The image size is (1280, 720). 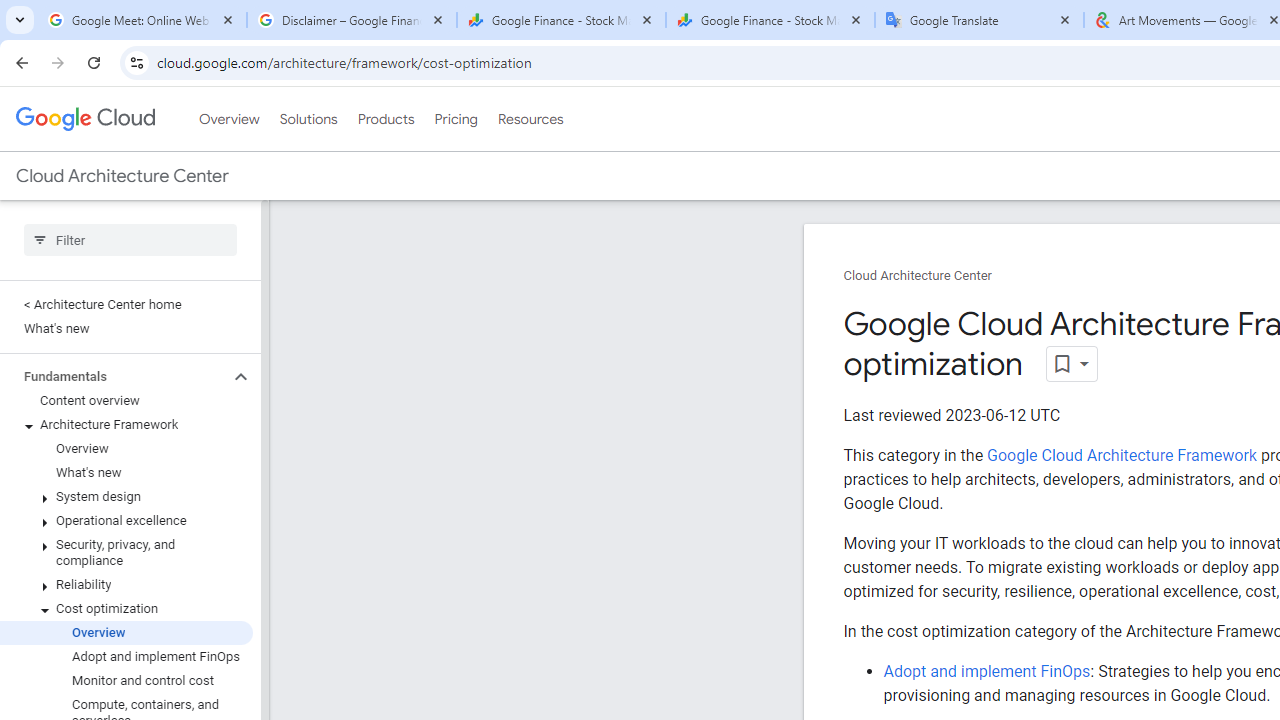 What do you see at coordinates (979, 20) in the screenshot?
I see `'Google Translate'` at bounding box center [979, 20].